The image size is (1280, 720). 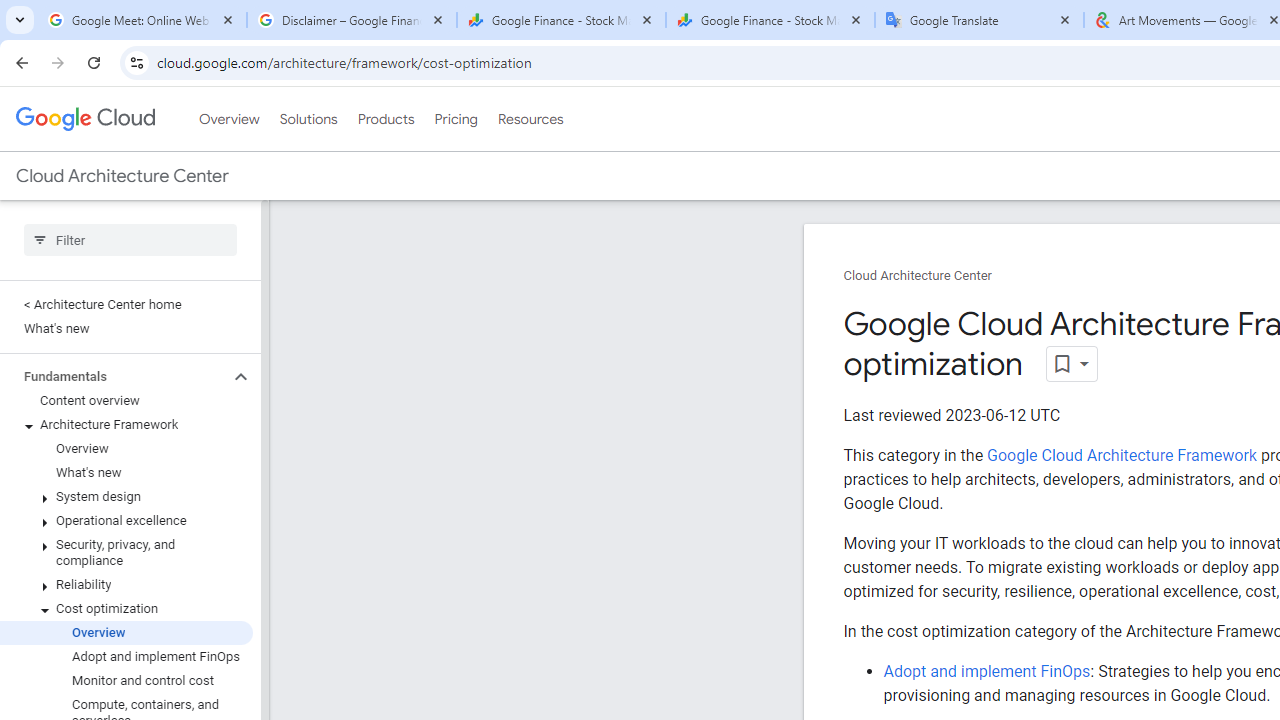 What do you see at coordinates (979, 20) in the screenshot?
I see `'Google Translate'` at bounding box center [979, 20].